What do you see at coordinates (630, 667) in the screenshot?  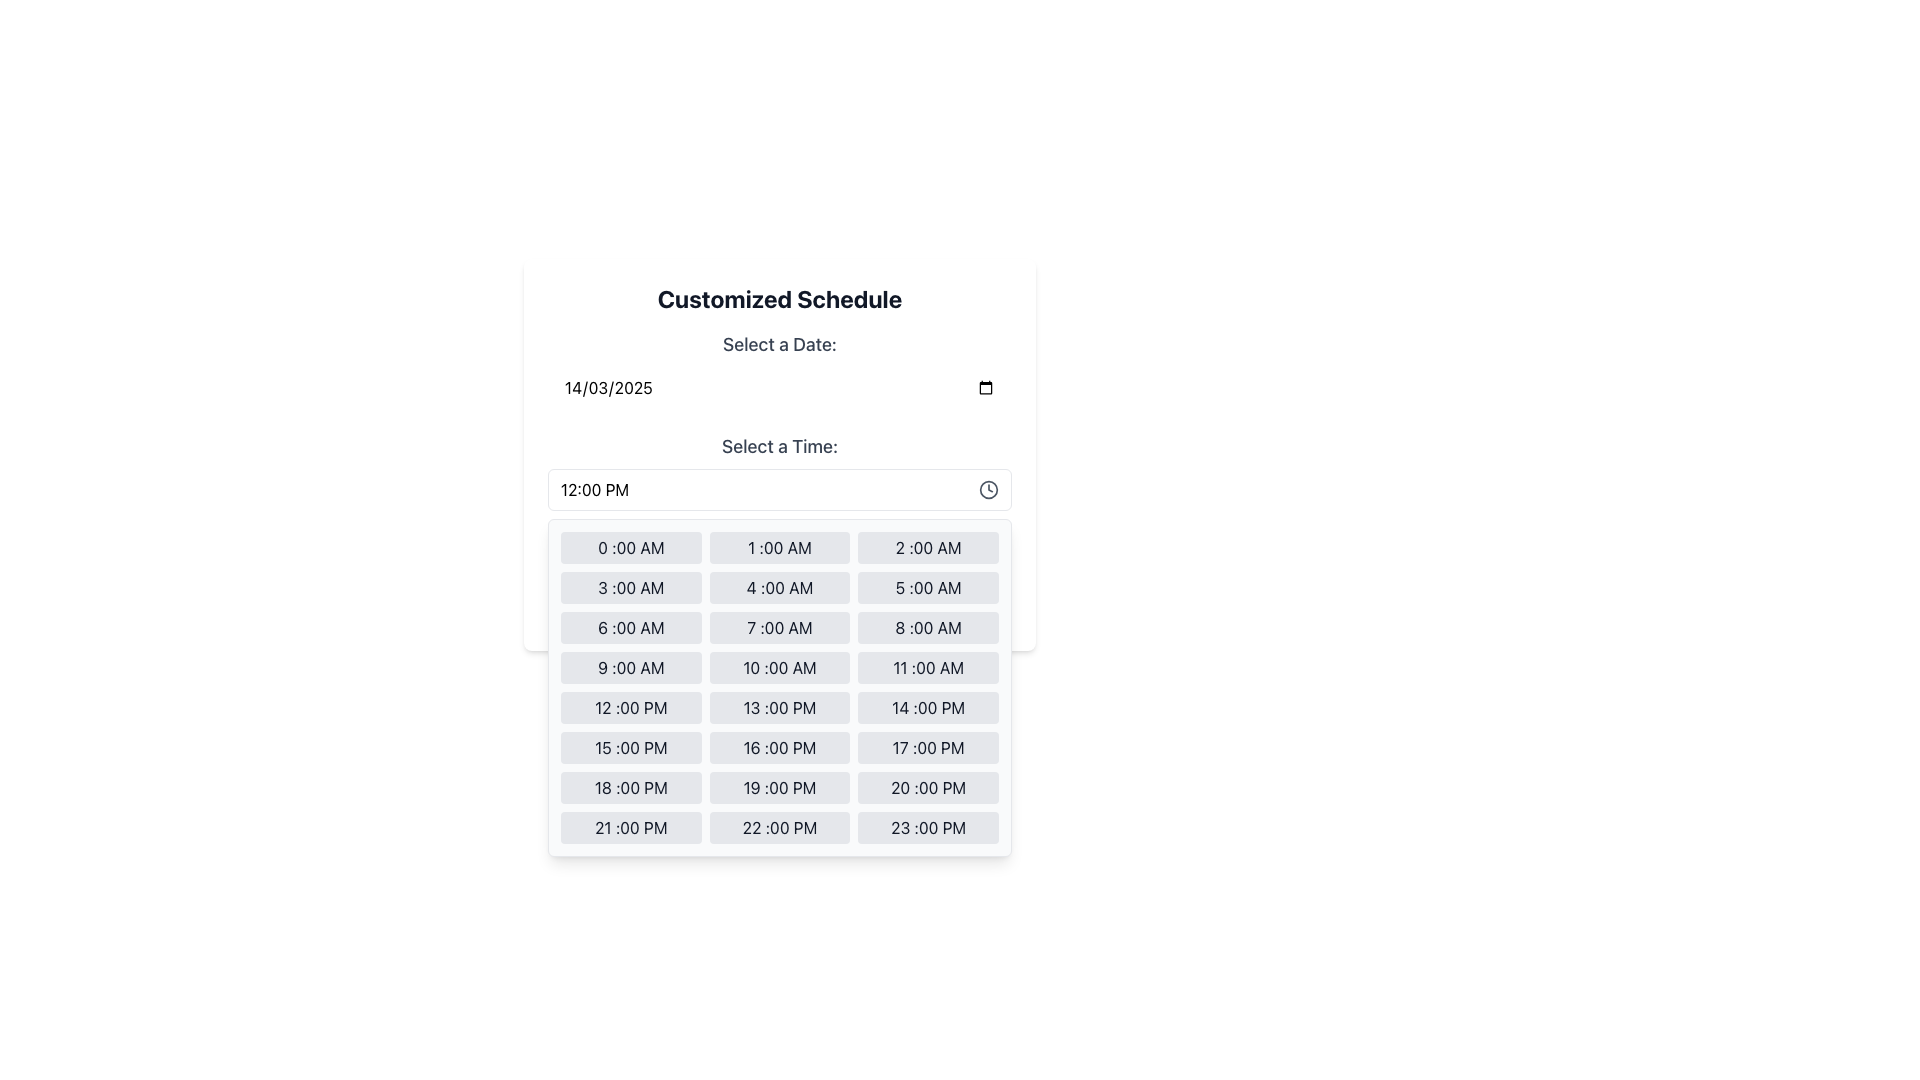 I see `the button in the dropdown time picker` at bounding box center [630, 667].